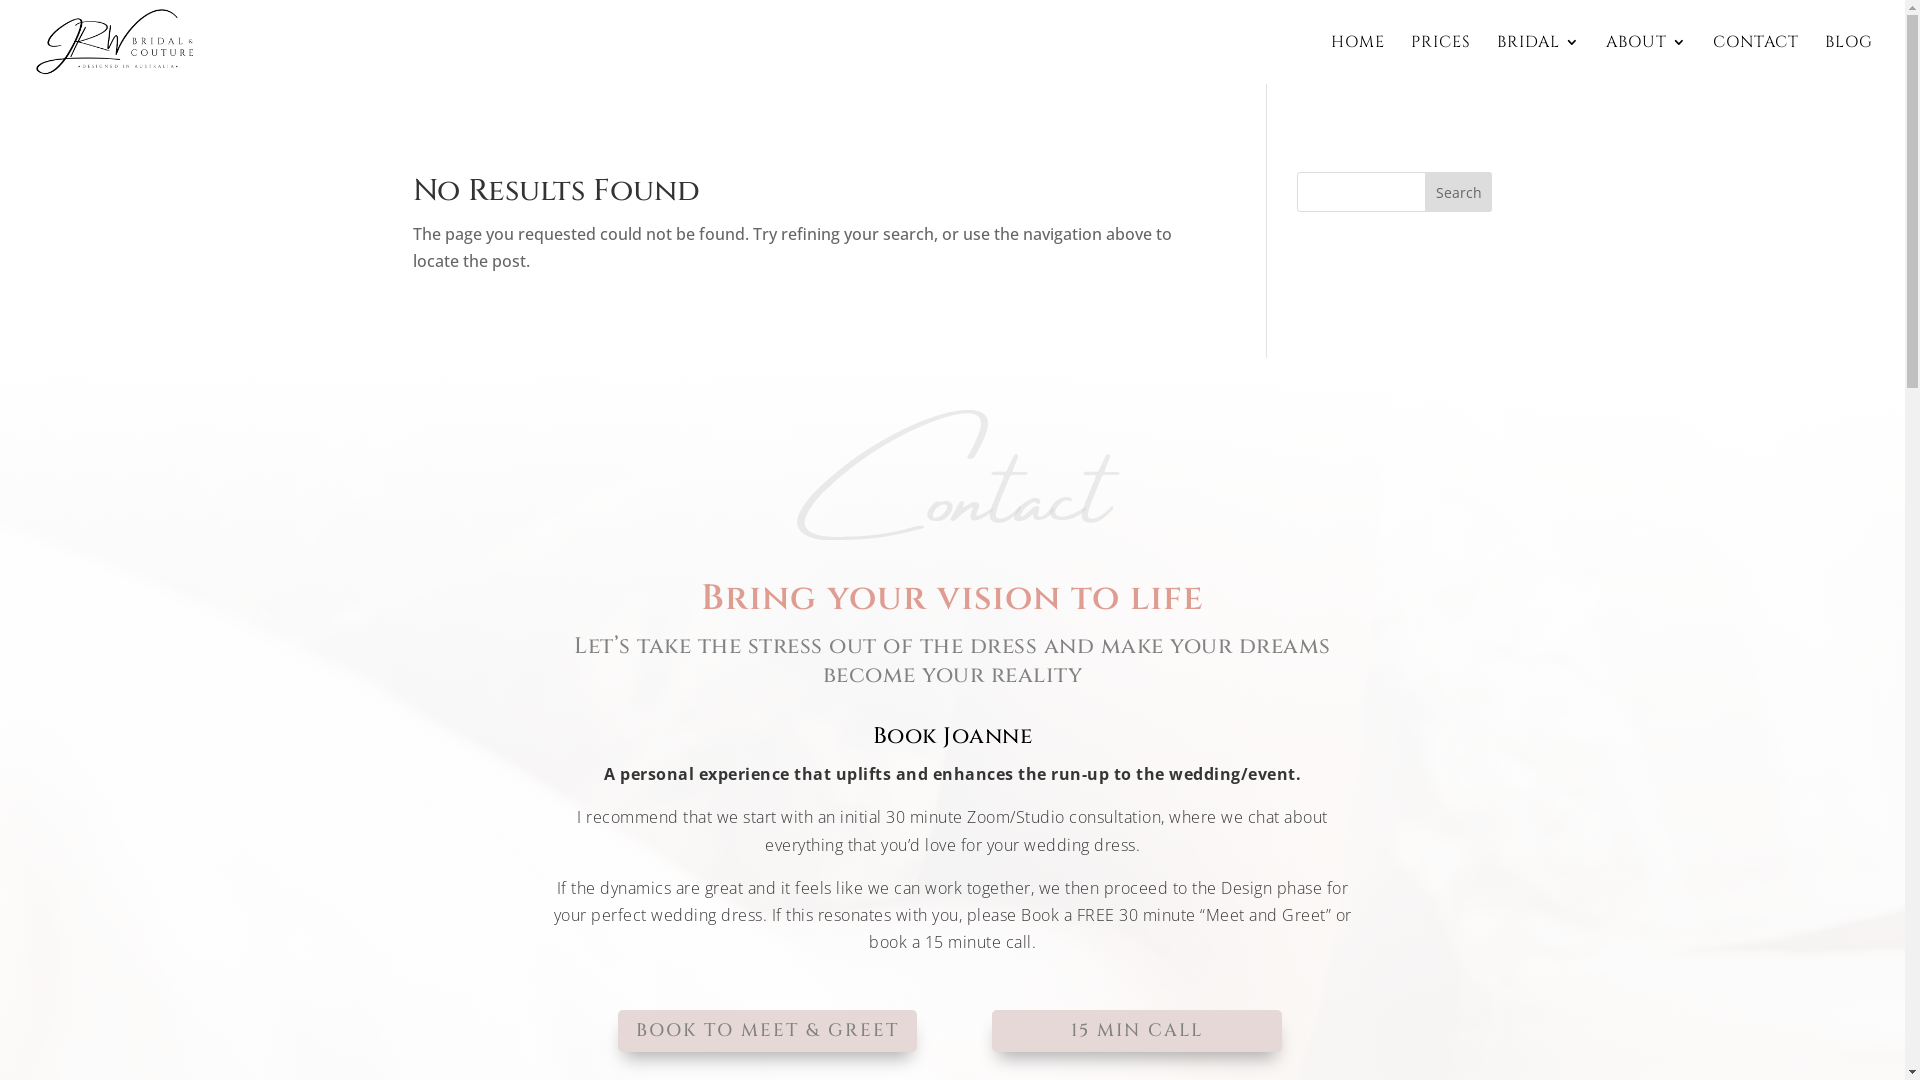  Describe the element at coordinates (1847, 58) in the screenshot. I see `'BLOG'` at that location.